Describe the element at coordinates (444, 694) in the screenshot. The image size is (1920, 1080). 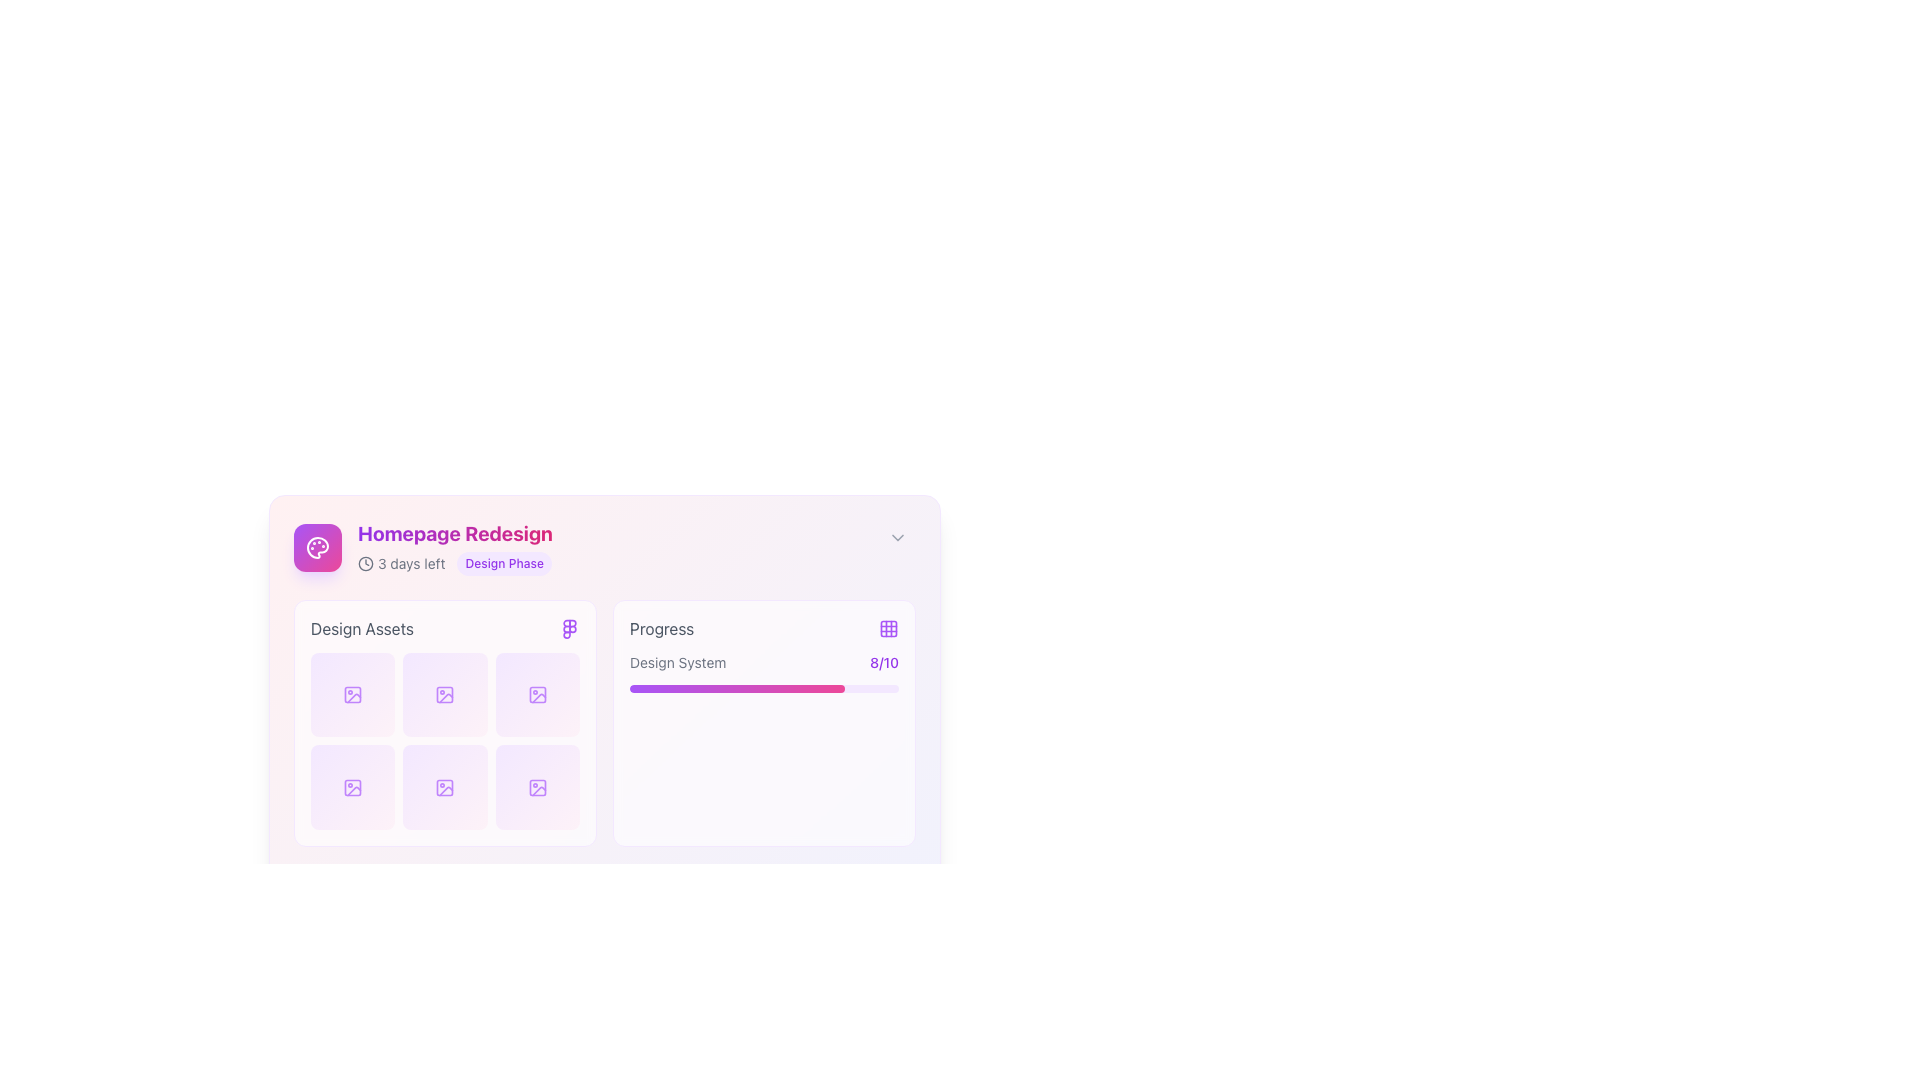
I see `the purple landscape icon with a circular mark` at that location.